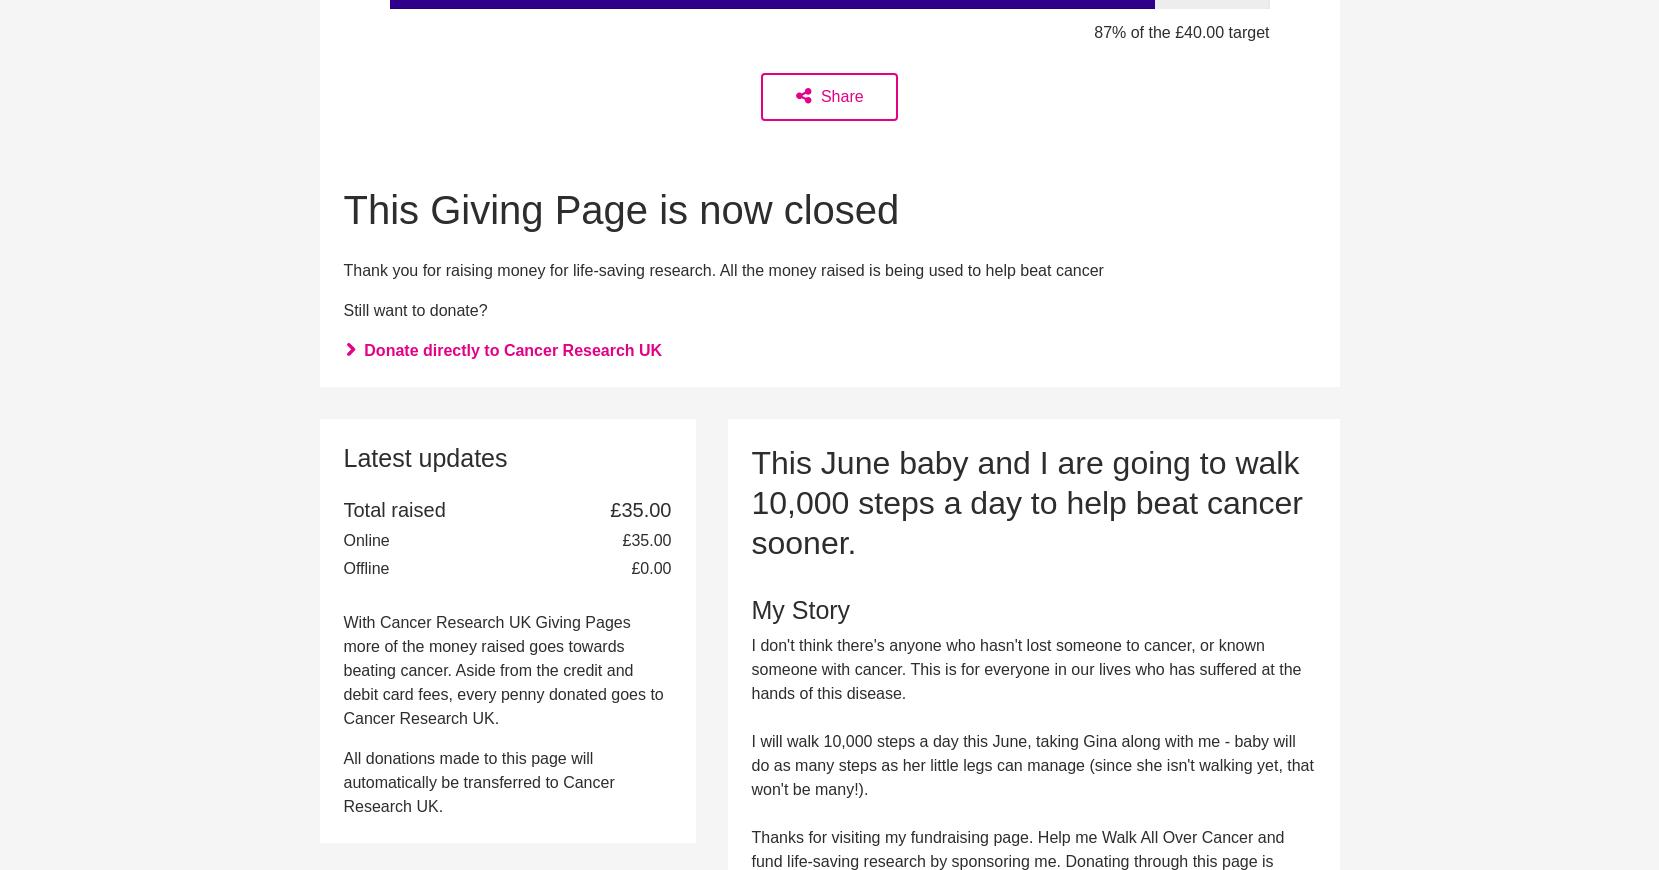 The image size is (1659, 870). What do you see at coordinates (799, 608) in the screenshot?
I see `'My Story'` at bounding box center [799, 608].